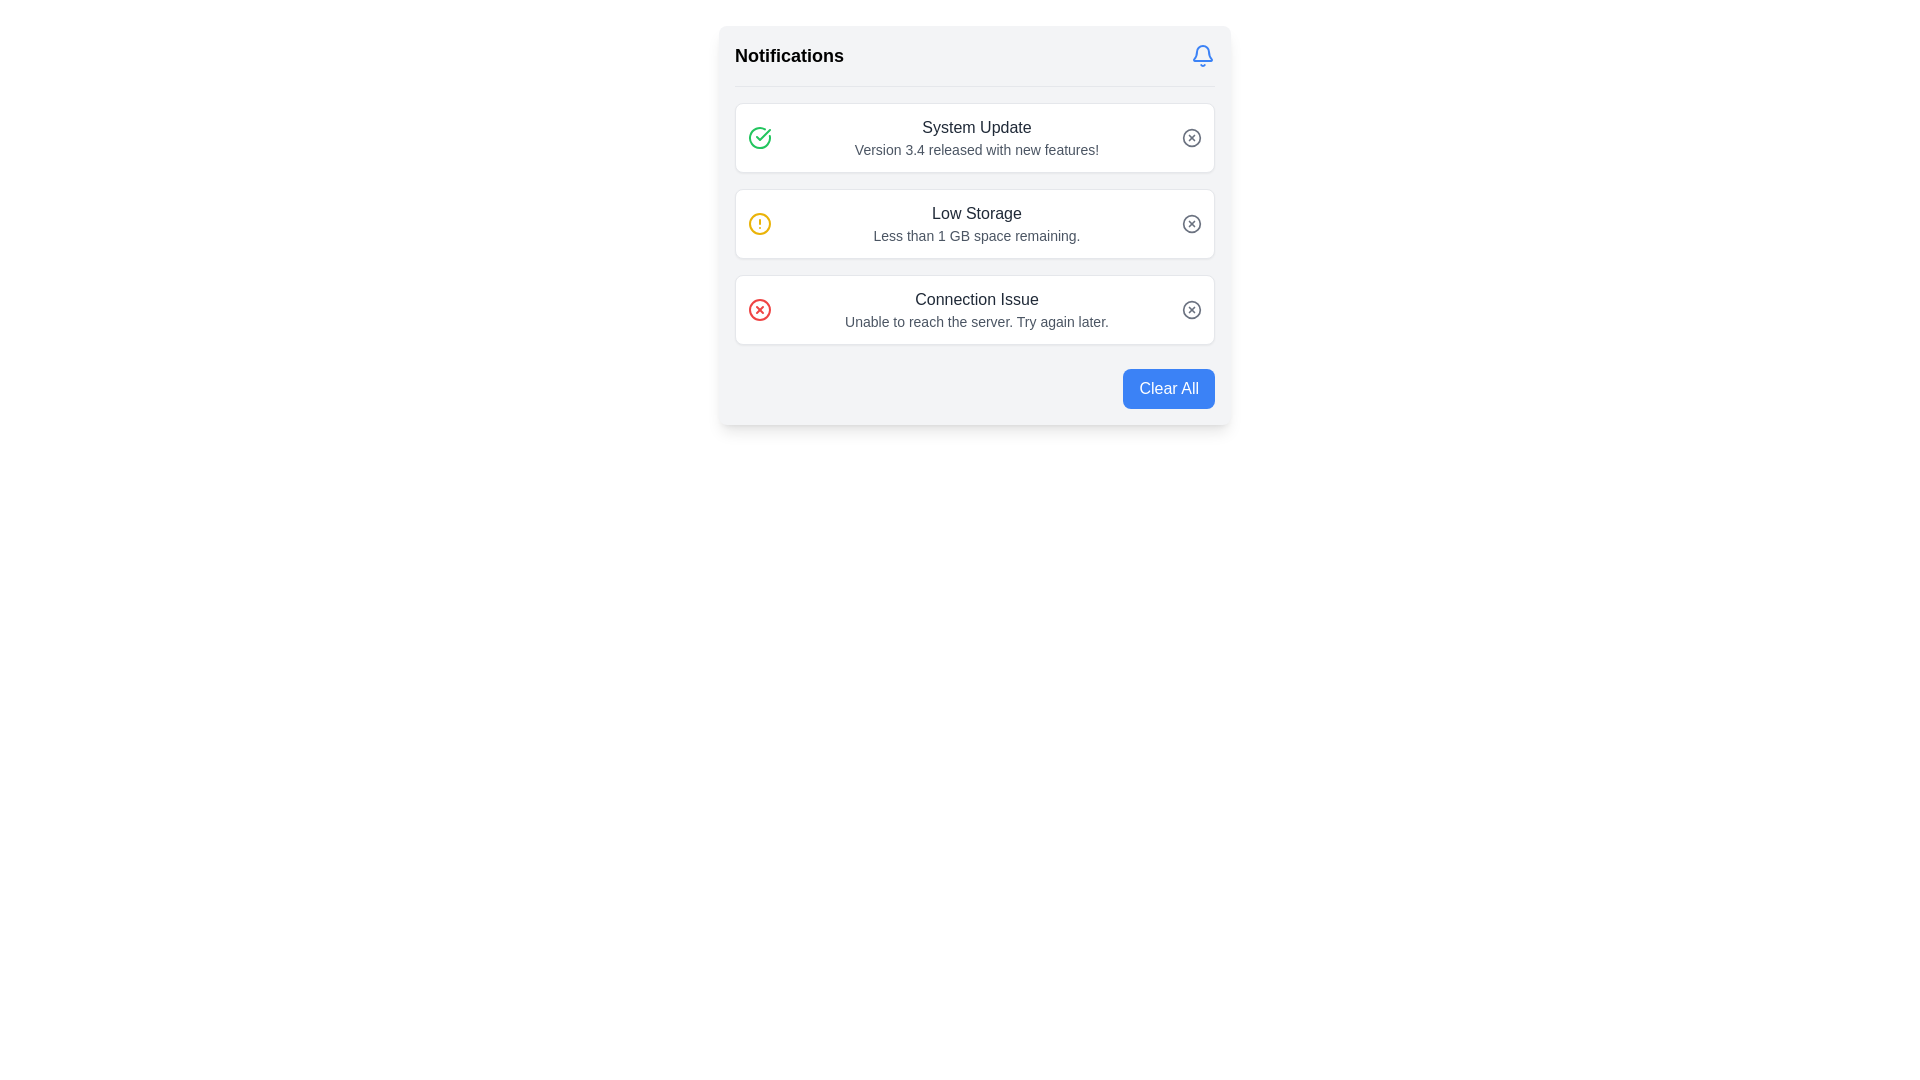 The width and height of the screenshot is (1920, 1080). What do you see at coordinates (977, 149) in the screenshot?
I see `the text label that provides additional details about the 'System Update' notification, located below the heading 'System Update' within the first notification card` at bounding box center [977, 149].